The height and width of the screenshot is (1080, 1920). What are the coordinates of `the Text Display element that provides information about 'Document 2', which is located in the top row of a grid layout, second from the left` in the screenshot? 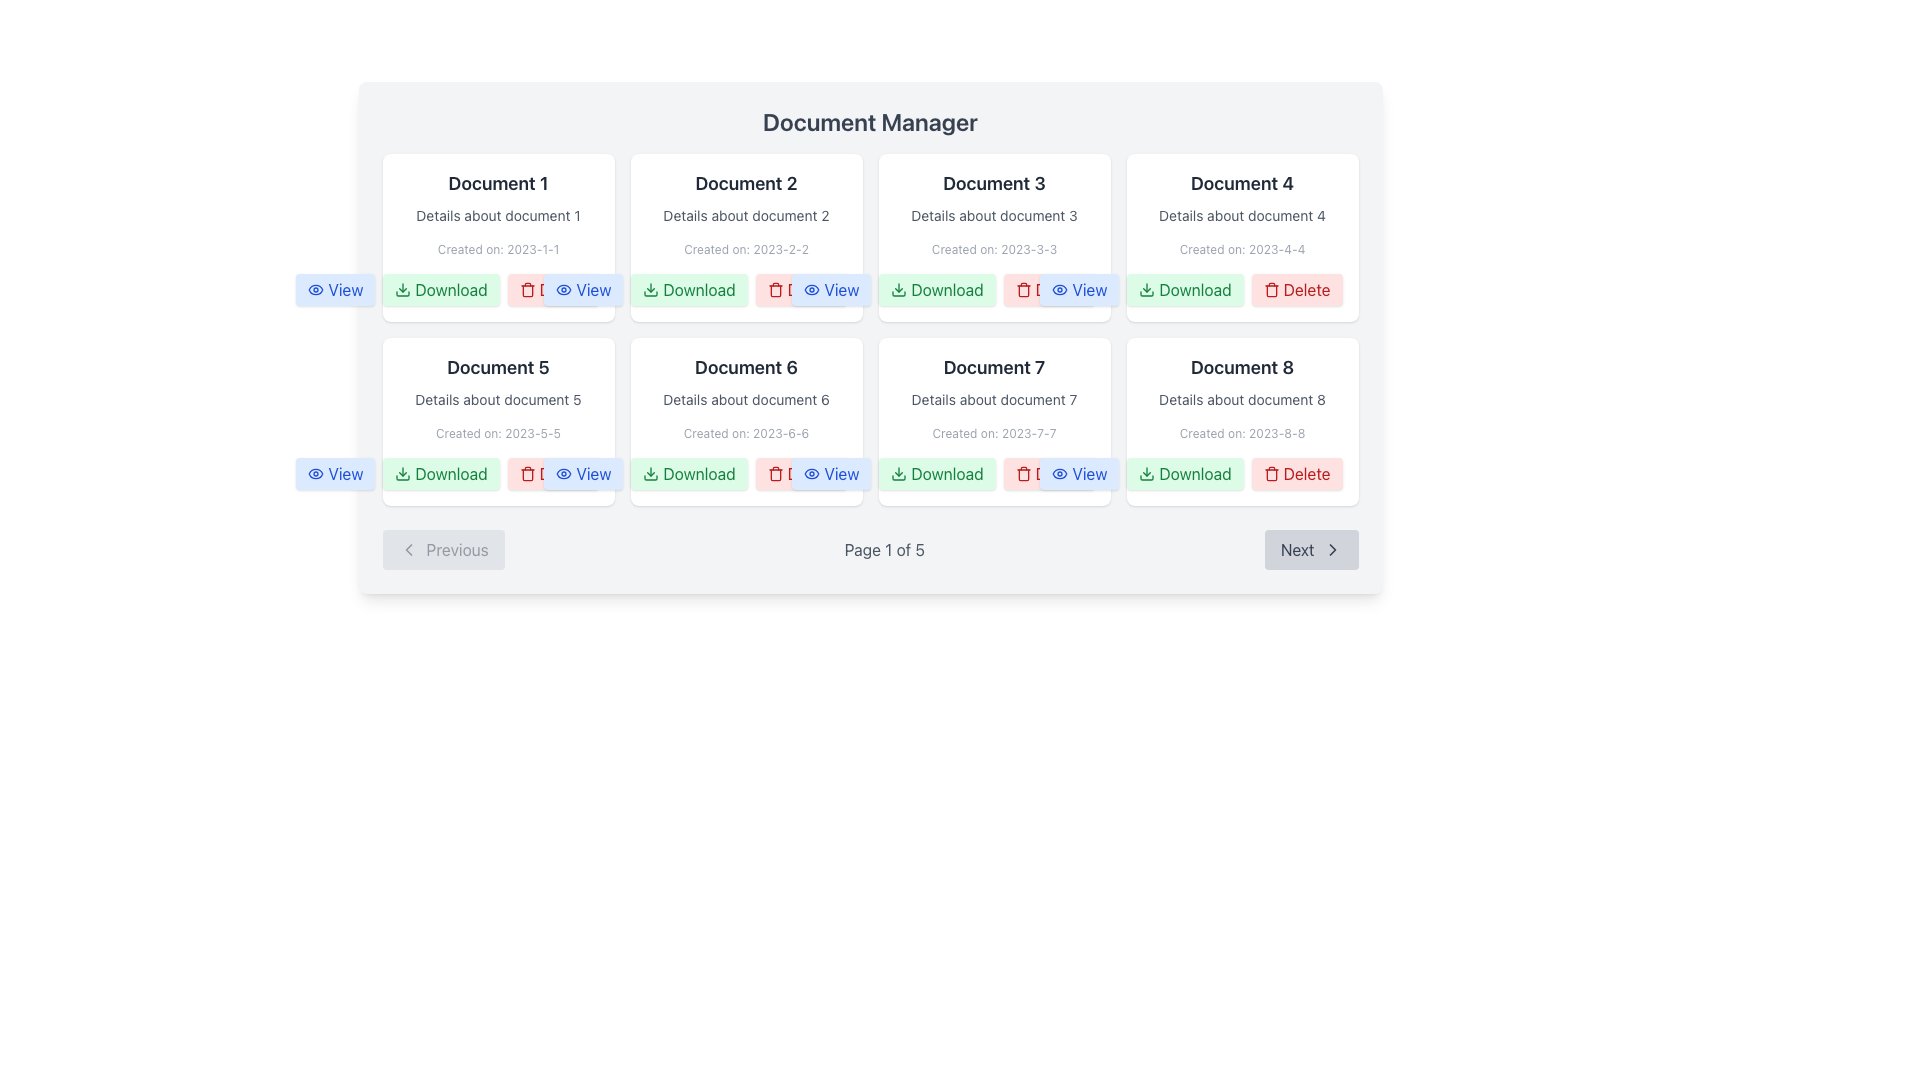 It's located at (745, 213).